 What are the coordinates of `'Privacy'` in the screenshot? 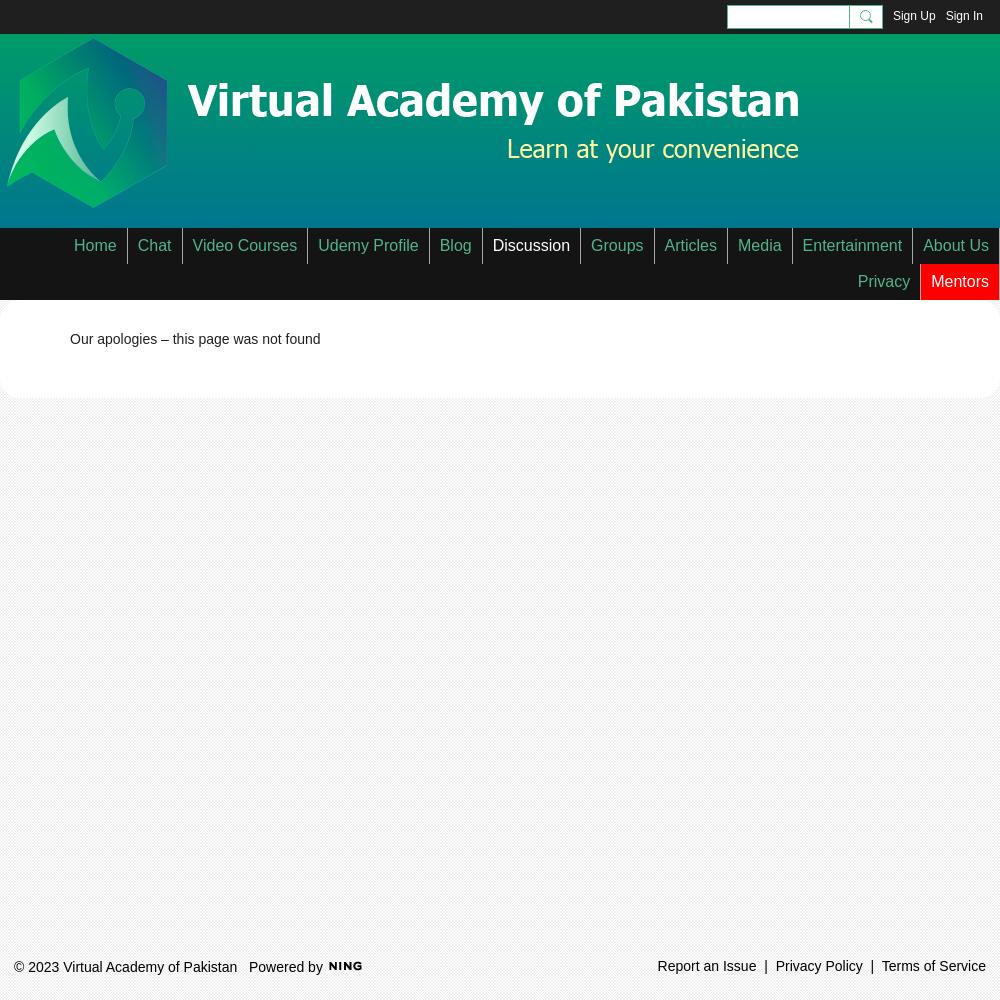 It's located at (883, 281).